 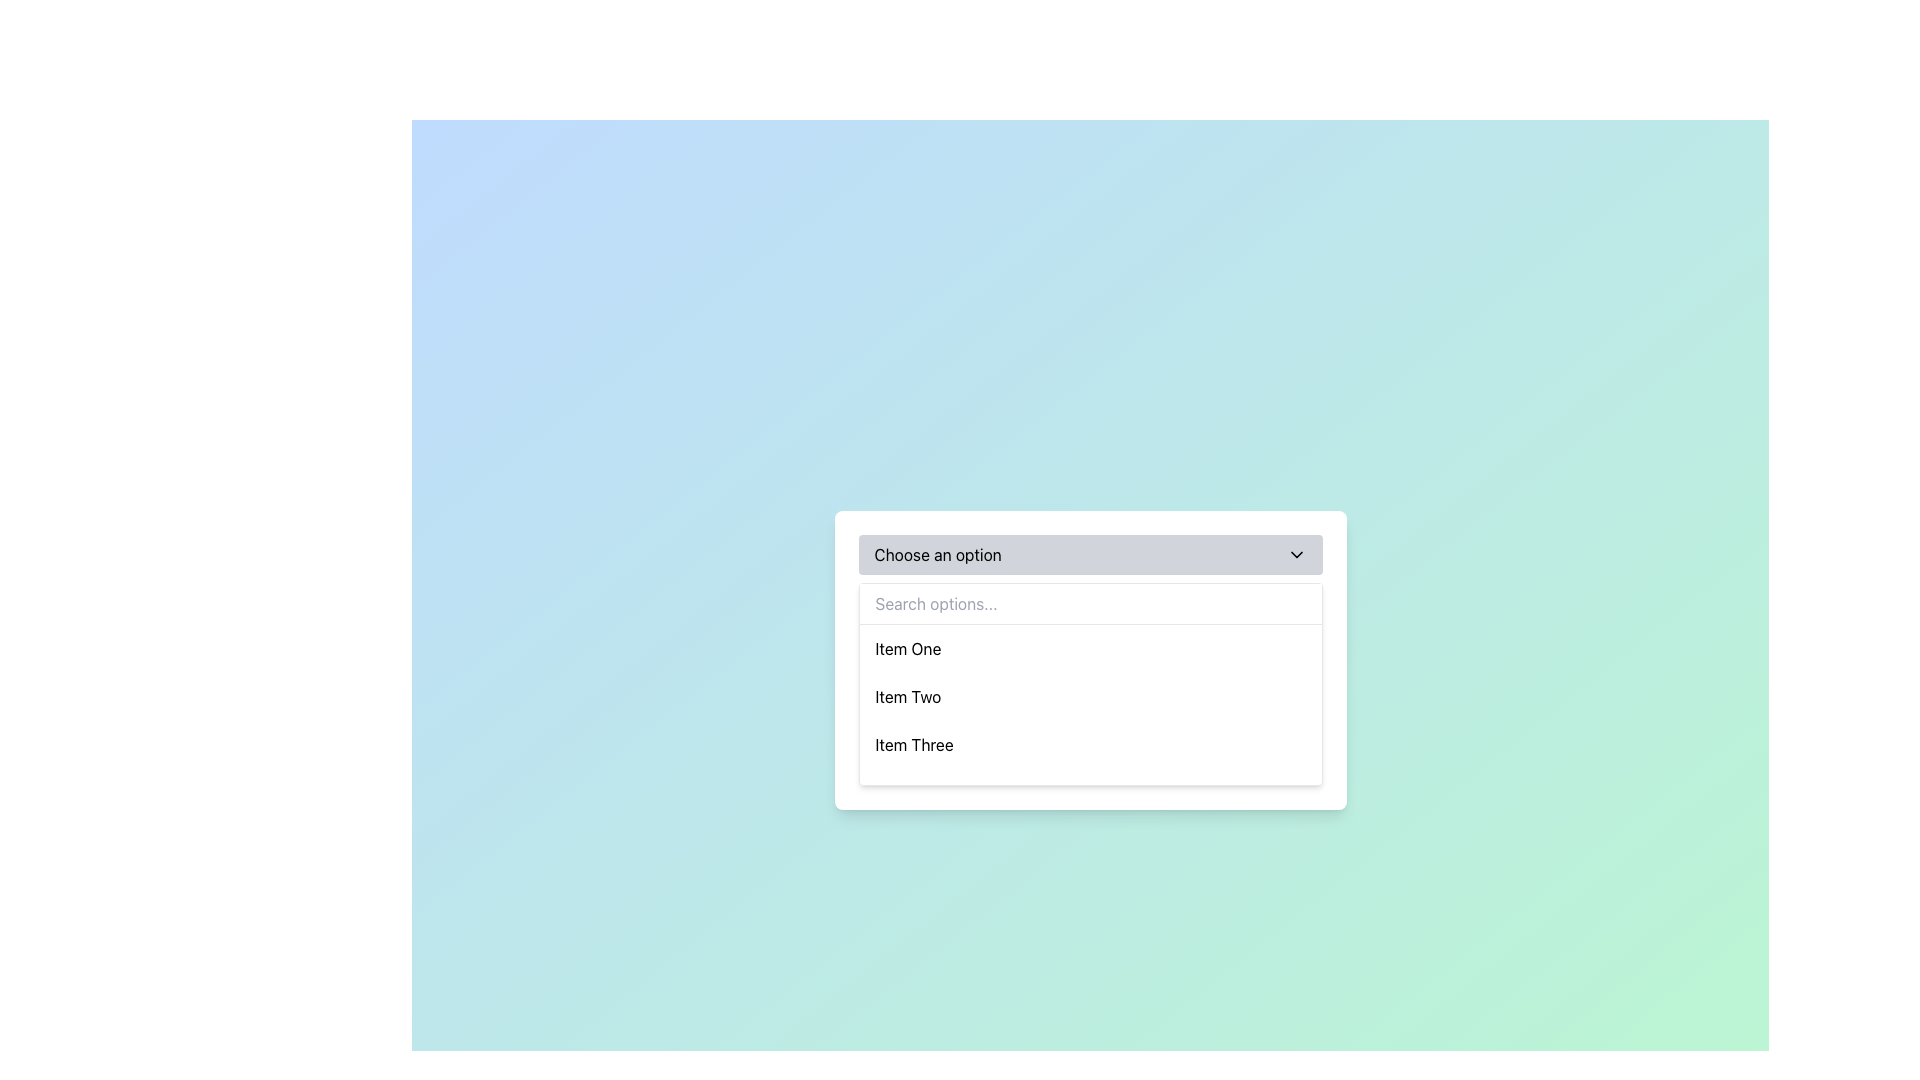 I want to click on the third item in the dropdown menu that represents 'Item Three', located under 'Choose an option', so click(x=1089, y=744).